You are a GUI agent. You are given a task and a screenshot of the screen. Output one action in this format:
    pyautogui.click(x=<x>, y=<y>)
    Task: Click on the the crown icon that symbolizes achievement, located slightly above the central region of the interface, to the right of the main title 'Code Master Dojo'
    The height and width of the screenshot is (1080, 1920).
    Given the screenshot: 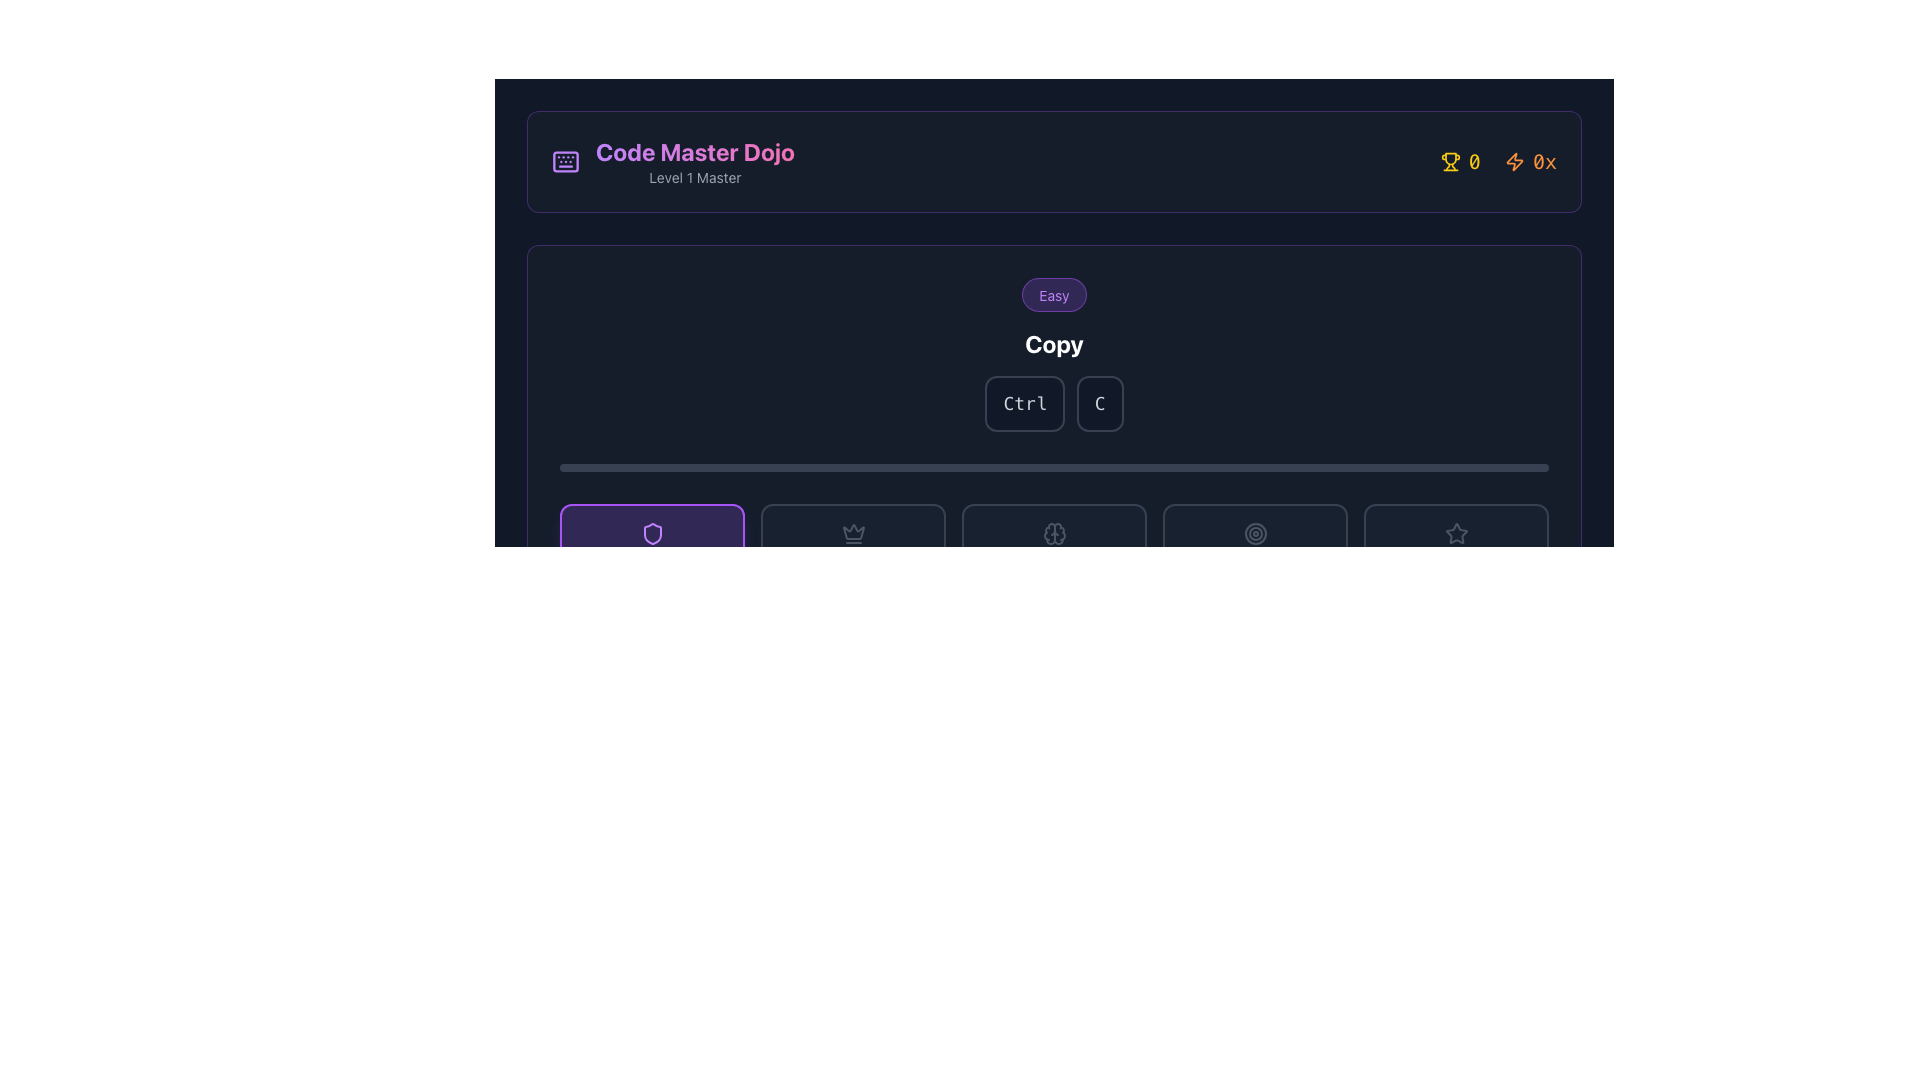 What is the action you would take?
    pyautogui.click(x=853, y=531)
    